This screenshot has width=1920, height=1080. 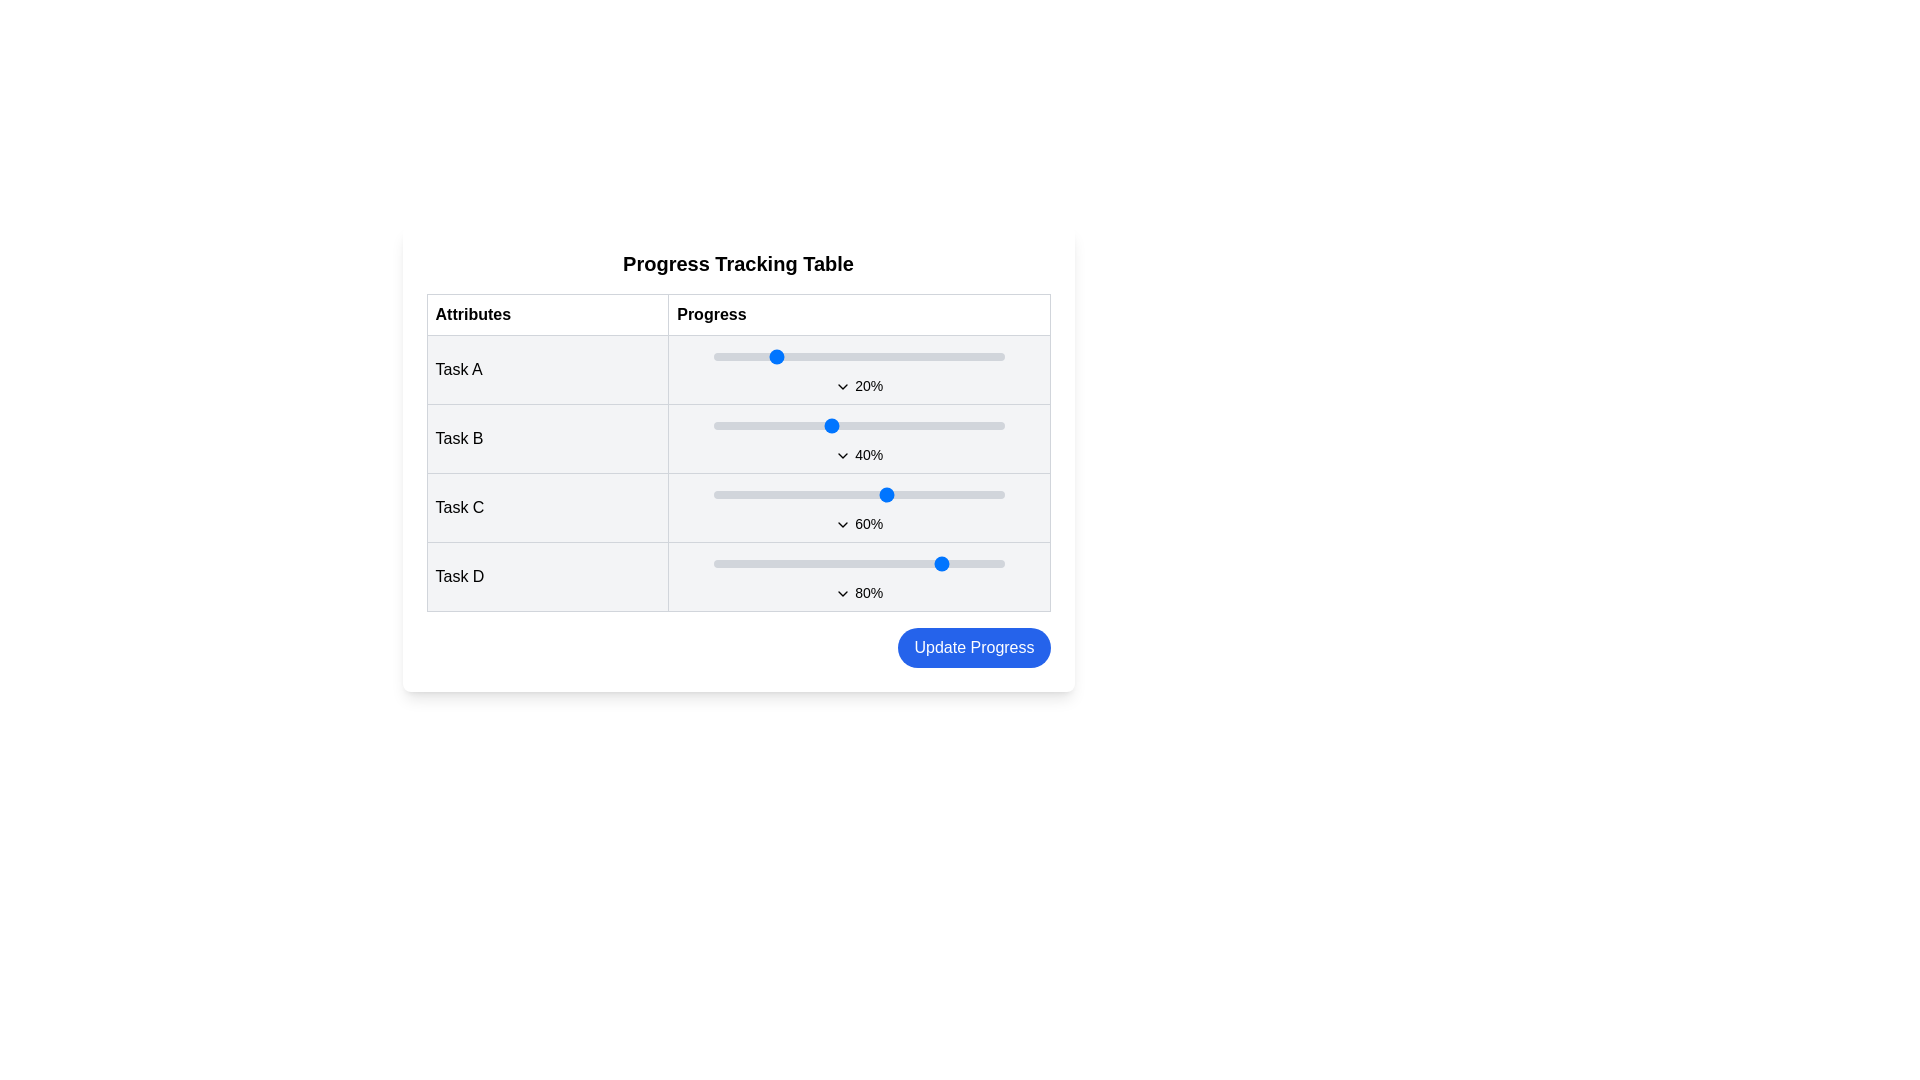 What do you see at coordinates (859, 438) in the screenshot?
I see `the text label displaying '40%' which is located below the slider bar in the 'Progress' column of the 'Task B' row in the progress tracking table` at bounding box center [859, 438].